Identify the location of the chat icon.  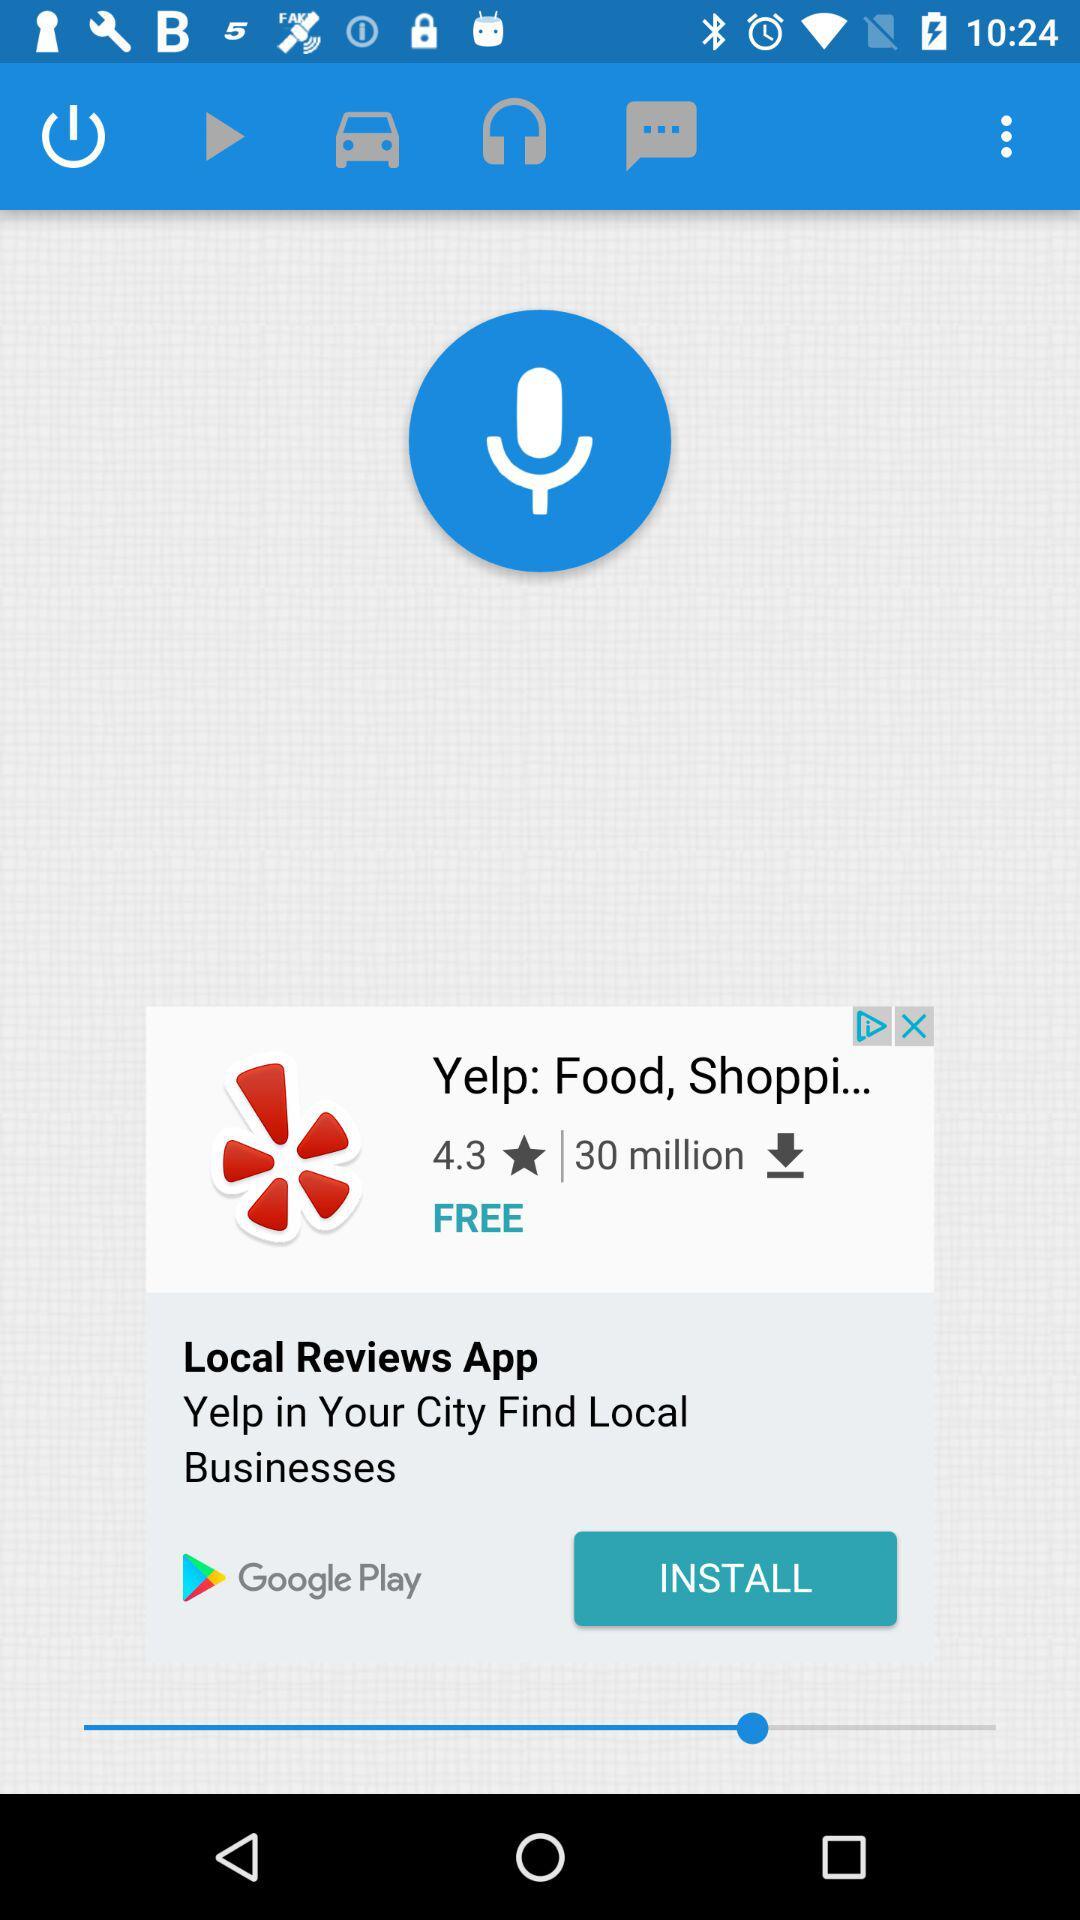
(661, 135).